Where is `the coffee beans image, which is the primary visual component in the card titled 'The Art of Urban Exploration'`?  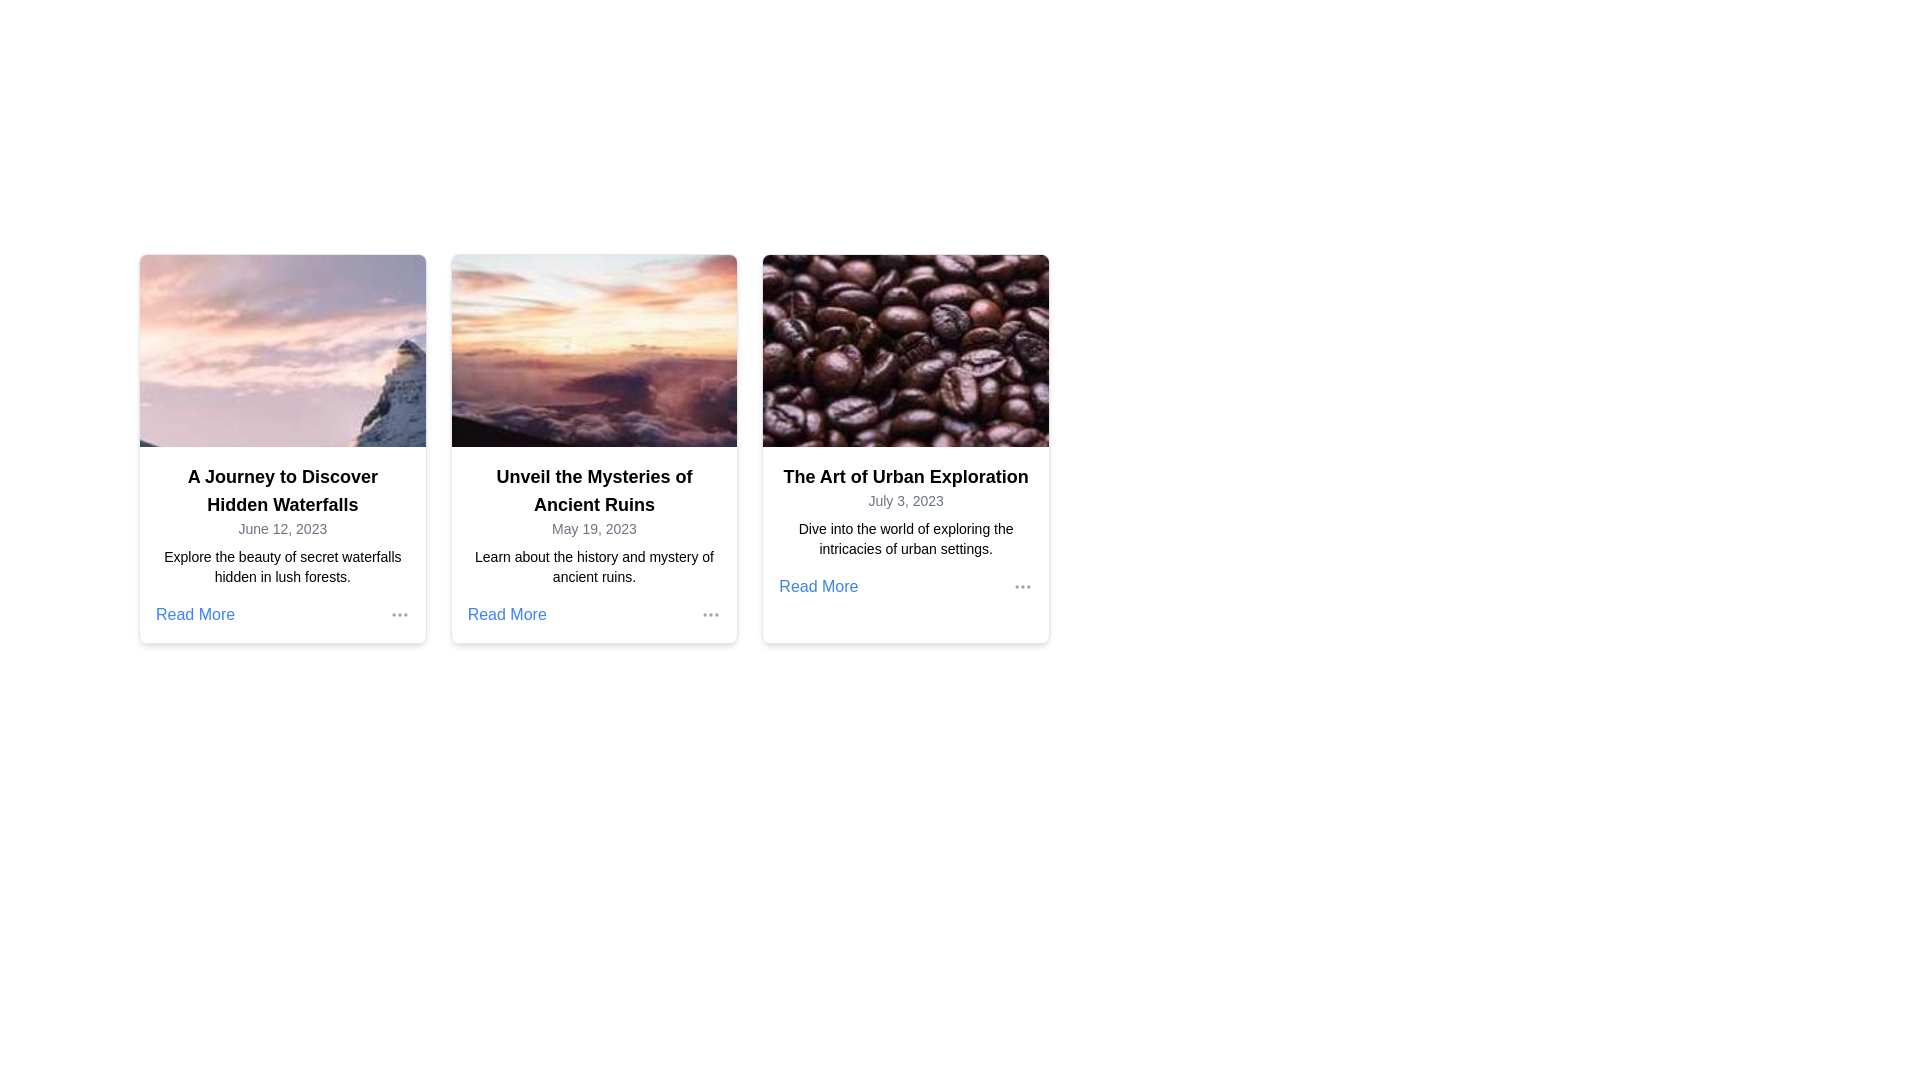 the coffee beans image, which is the primary visual component in the card titled 'The Art of Urban Exploration' is located at coordinates (905, 350).